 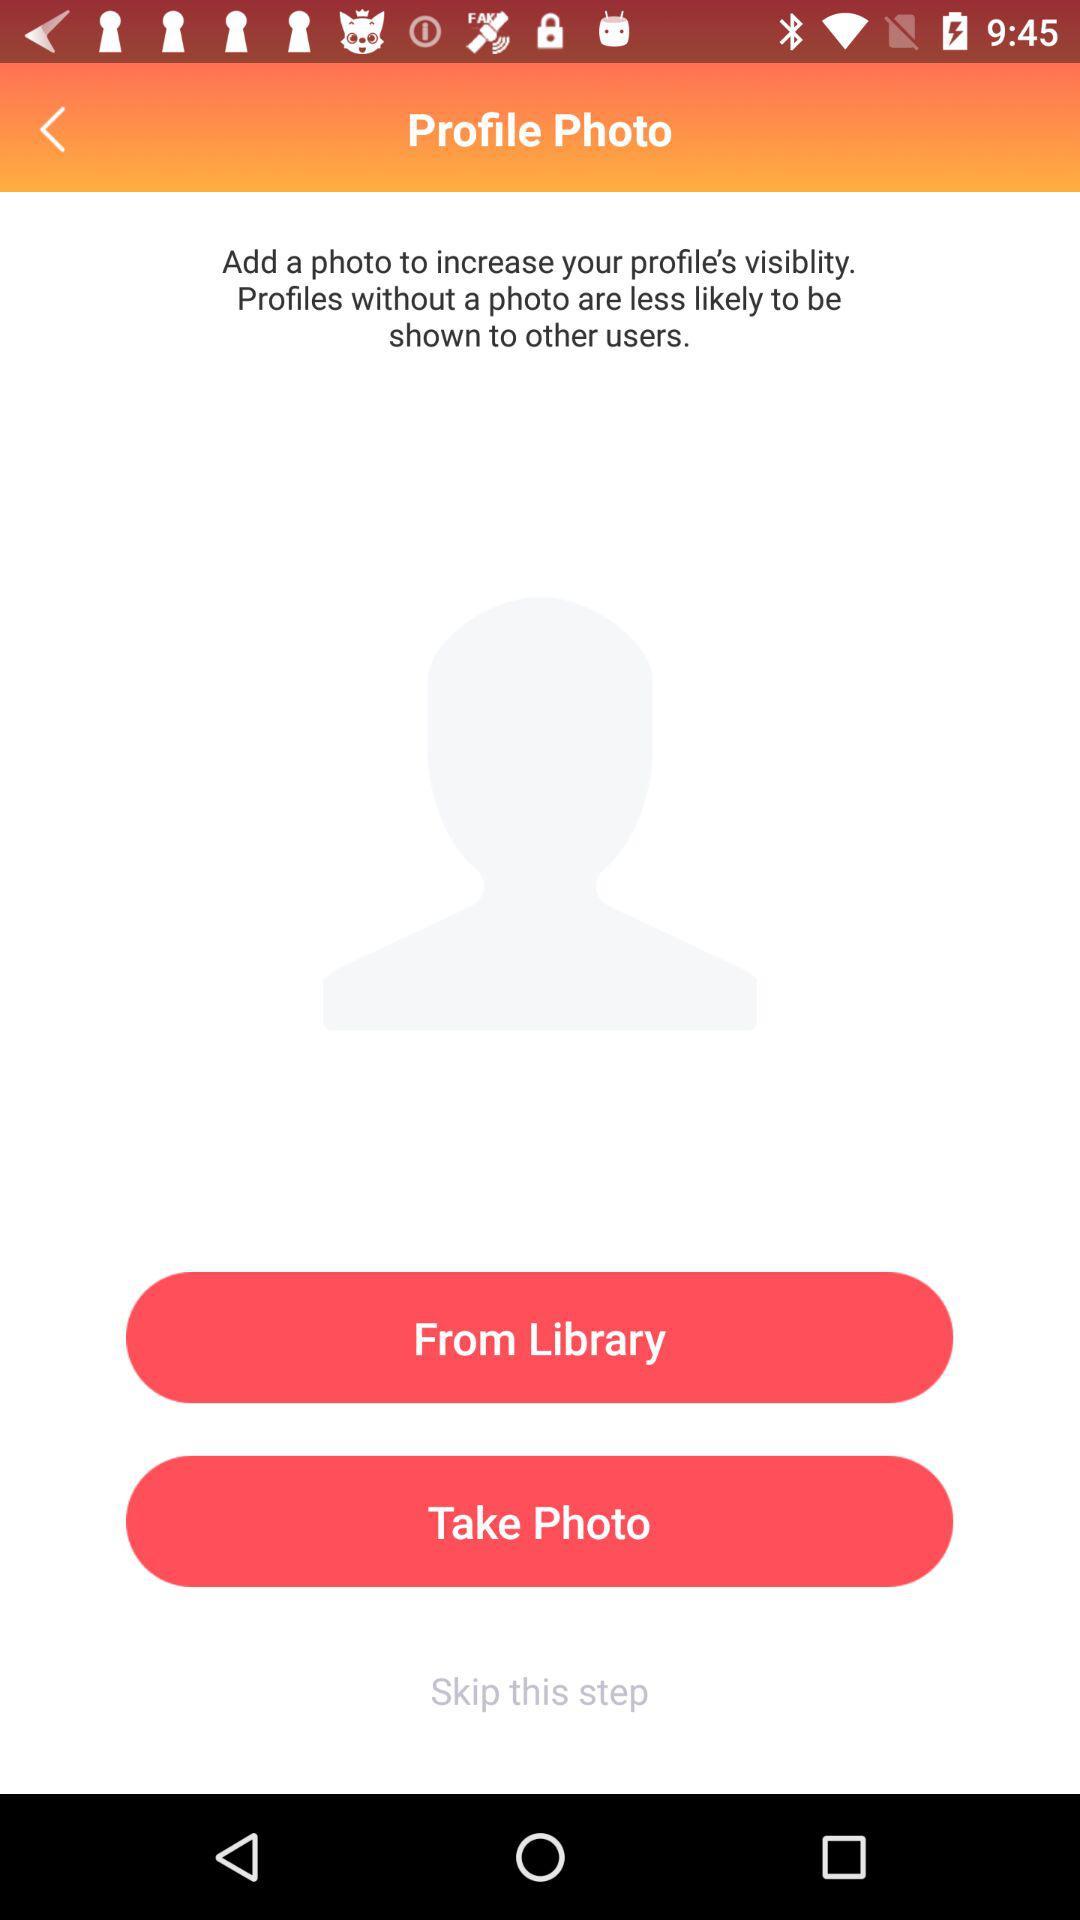 What do you see at coordinates (538, 1520) in the screenshot?
I see `item below the from library icon` at bounding box center [538, 1520].